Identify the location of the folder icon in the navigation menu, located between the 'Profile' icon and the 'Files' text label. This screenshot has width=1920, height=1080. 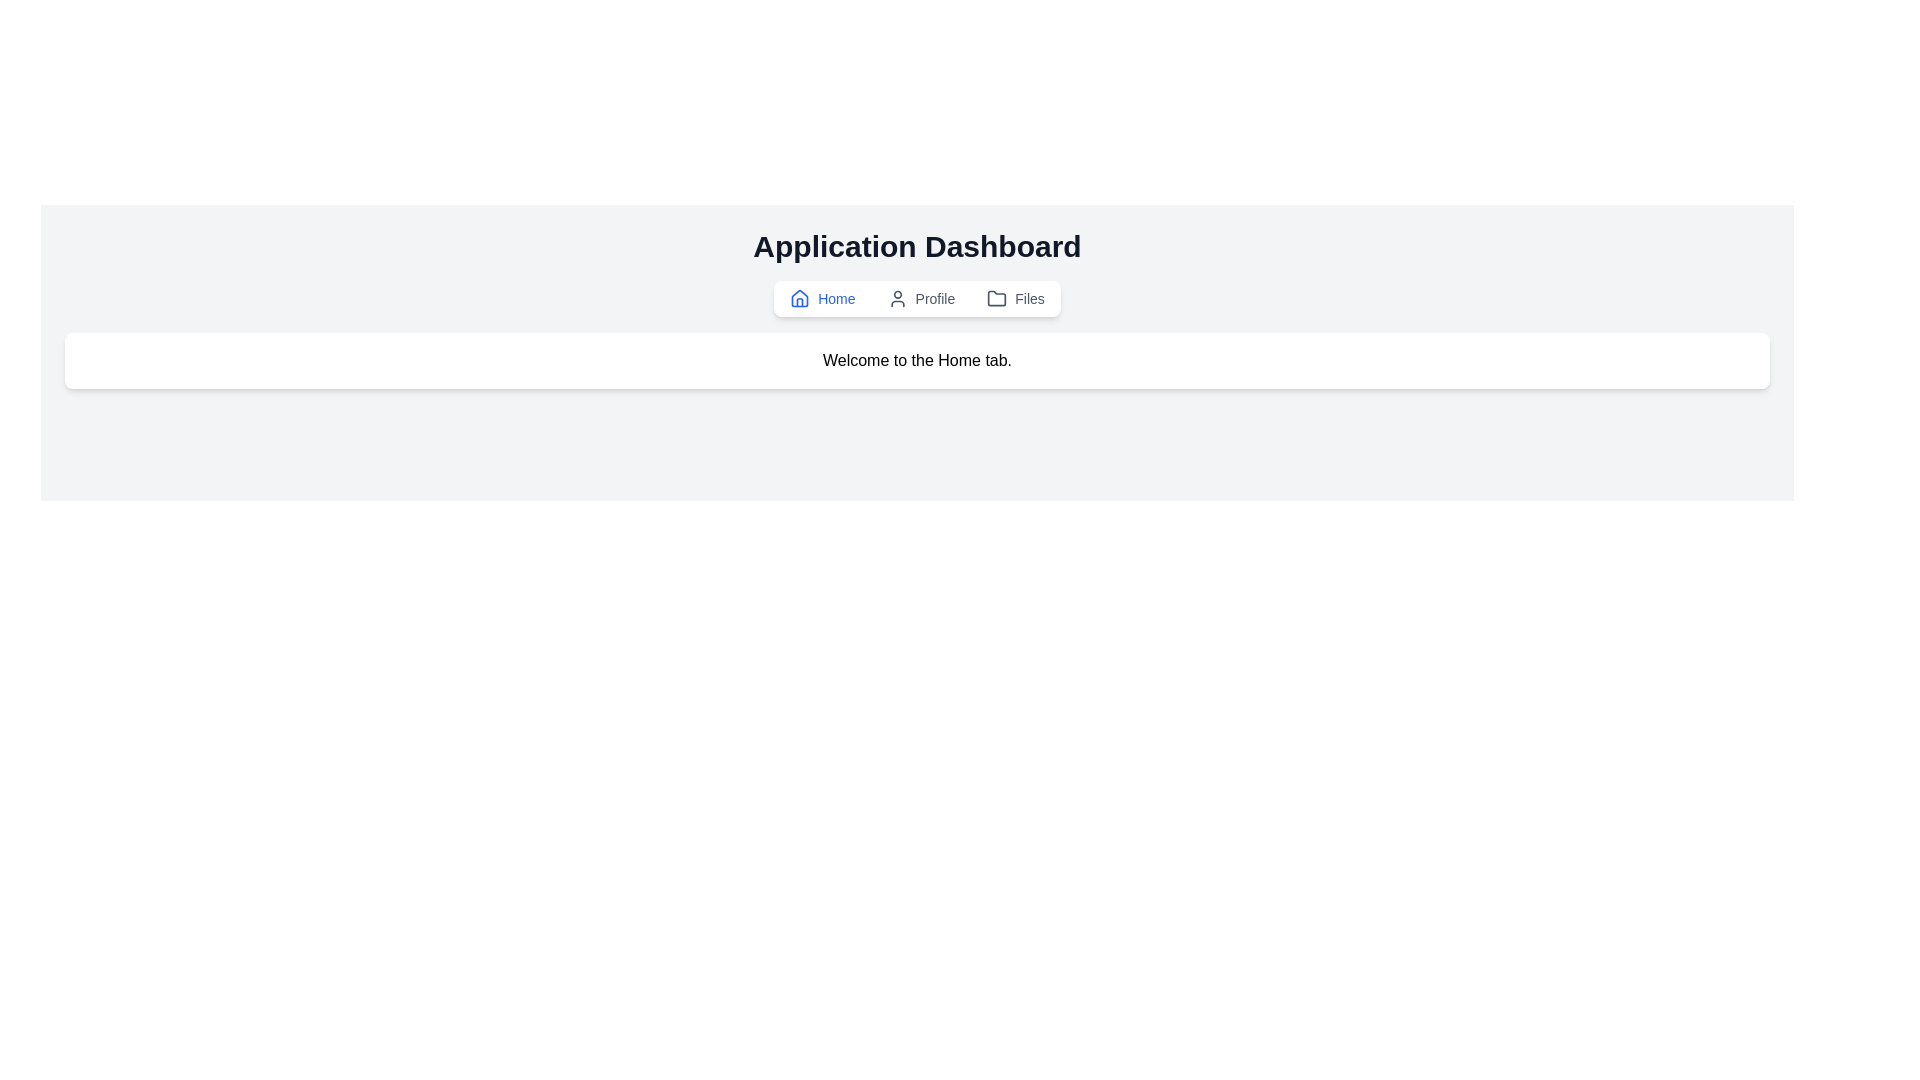
(997, 298).